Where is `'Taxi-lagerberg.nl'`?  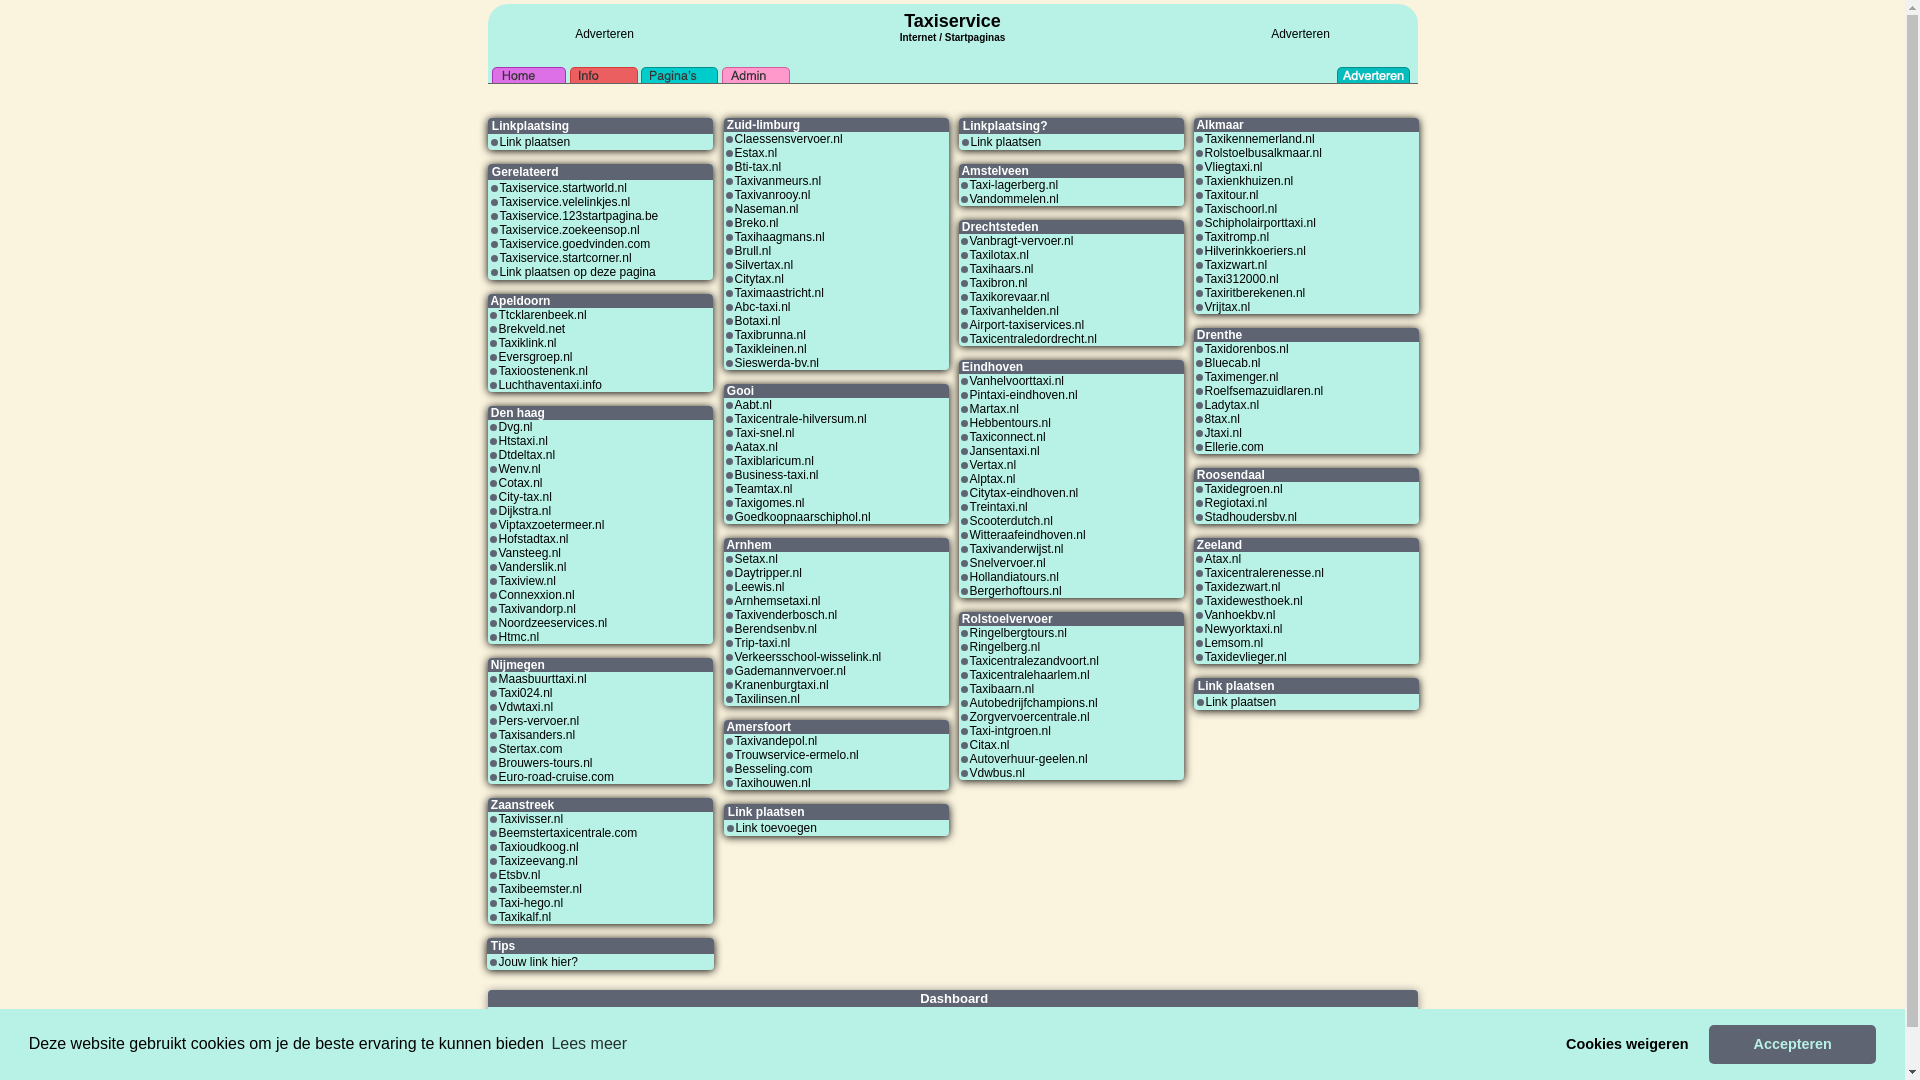
'Taxi-lagerberg.nl' is located at coordinates (969, 185).